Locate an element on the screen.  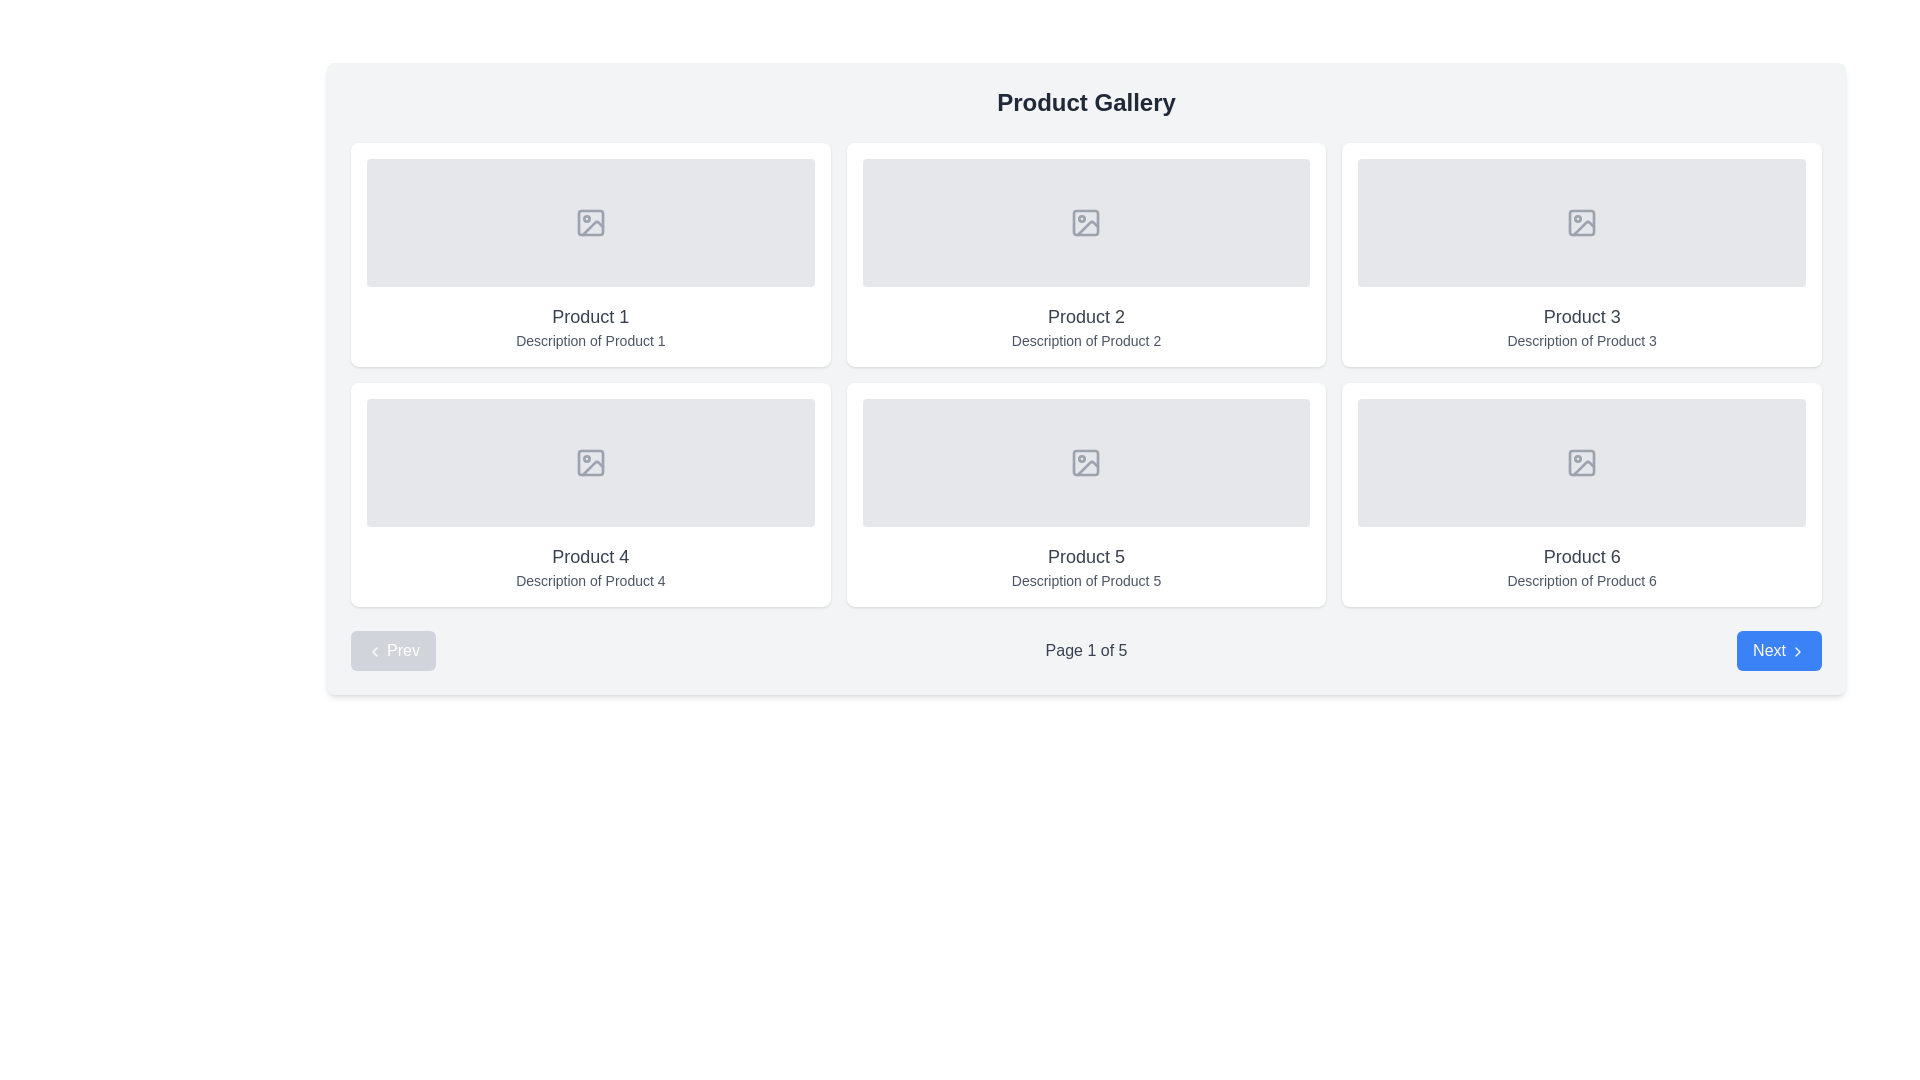
the SVG graphic icon that serves as a placeholder for an image within the 'Product 1' card in the product gallery is located at coordinates (589, 223).